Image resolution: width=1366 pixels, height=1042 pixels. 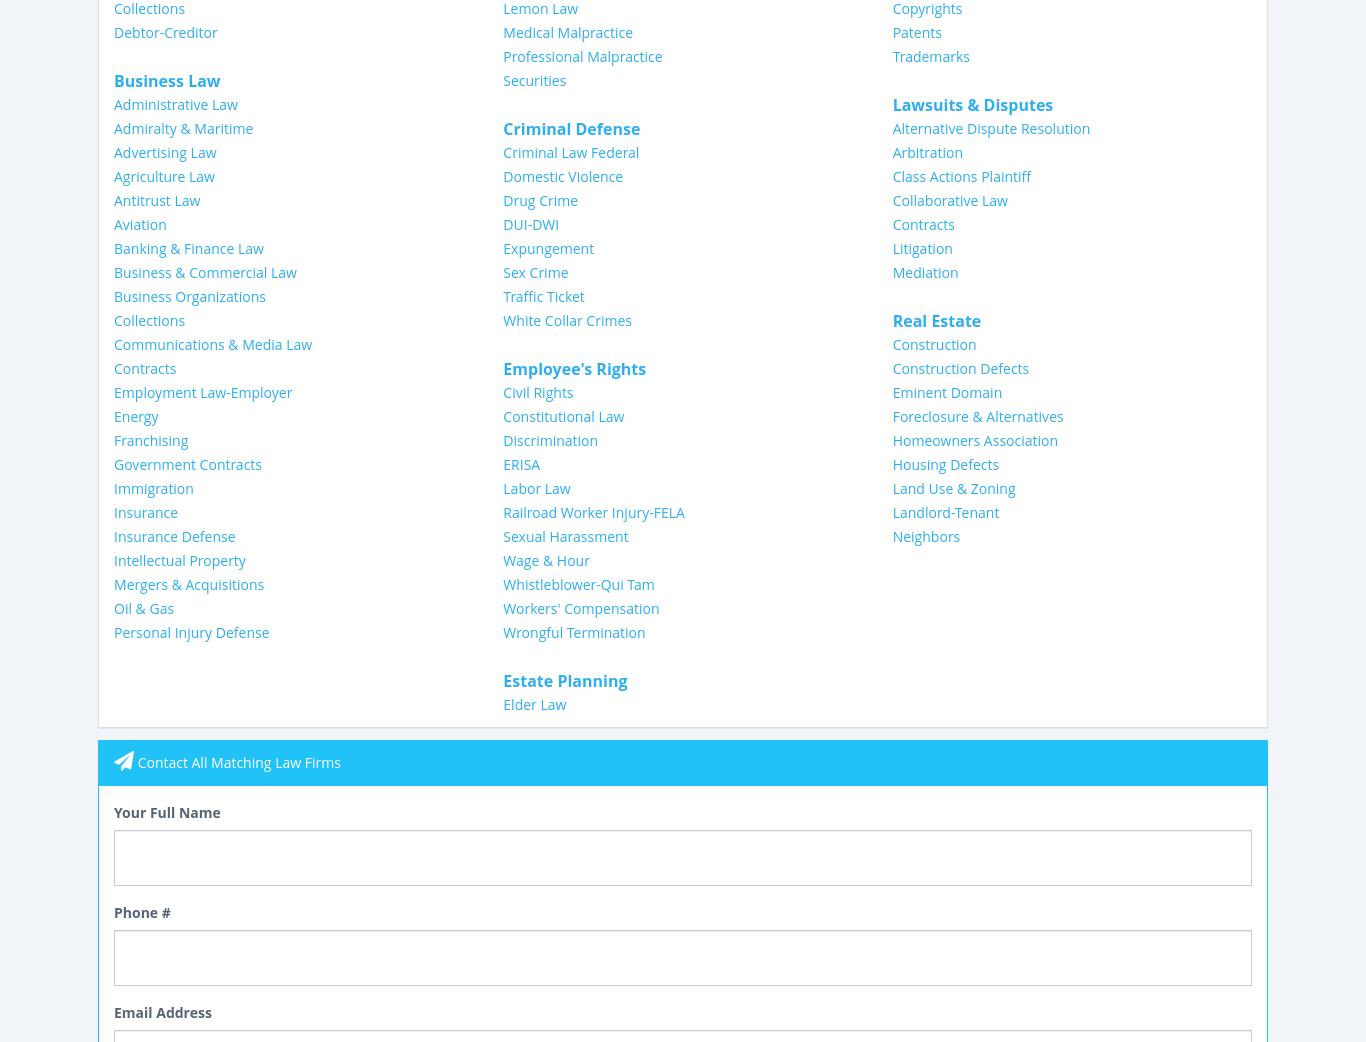 I want to click on 'Litigation', so click(x=922, y=246).